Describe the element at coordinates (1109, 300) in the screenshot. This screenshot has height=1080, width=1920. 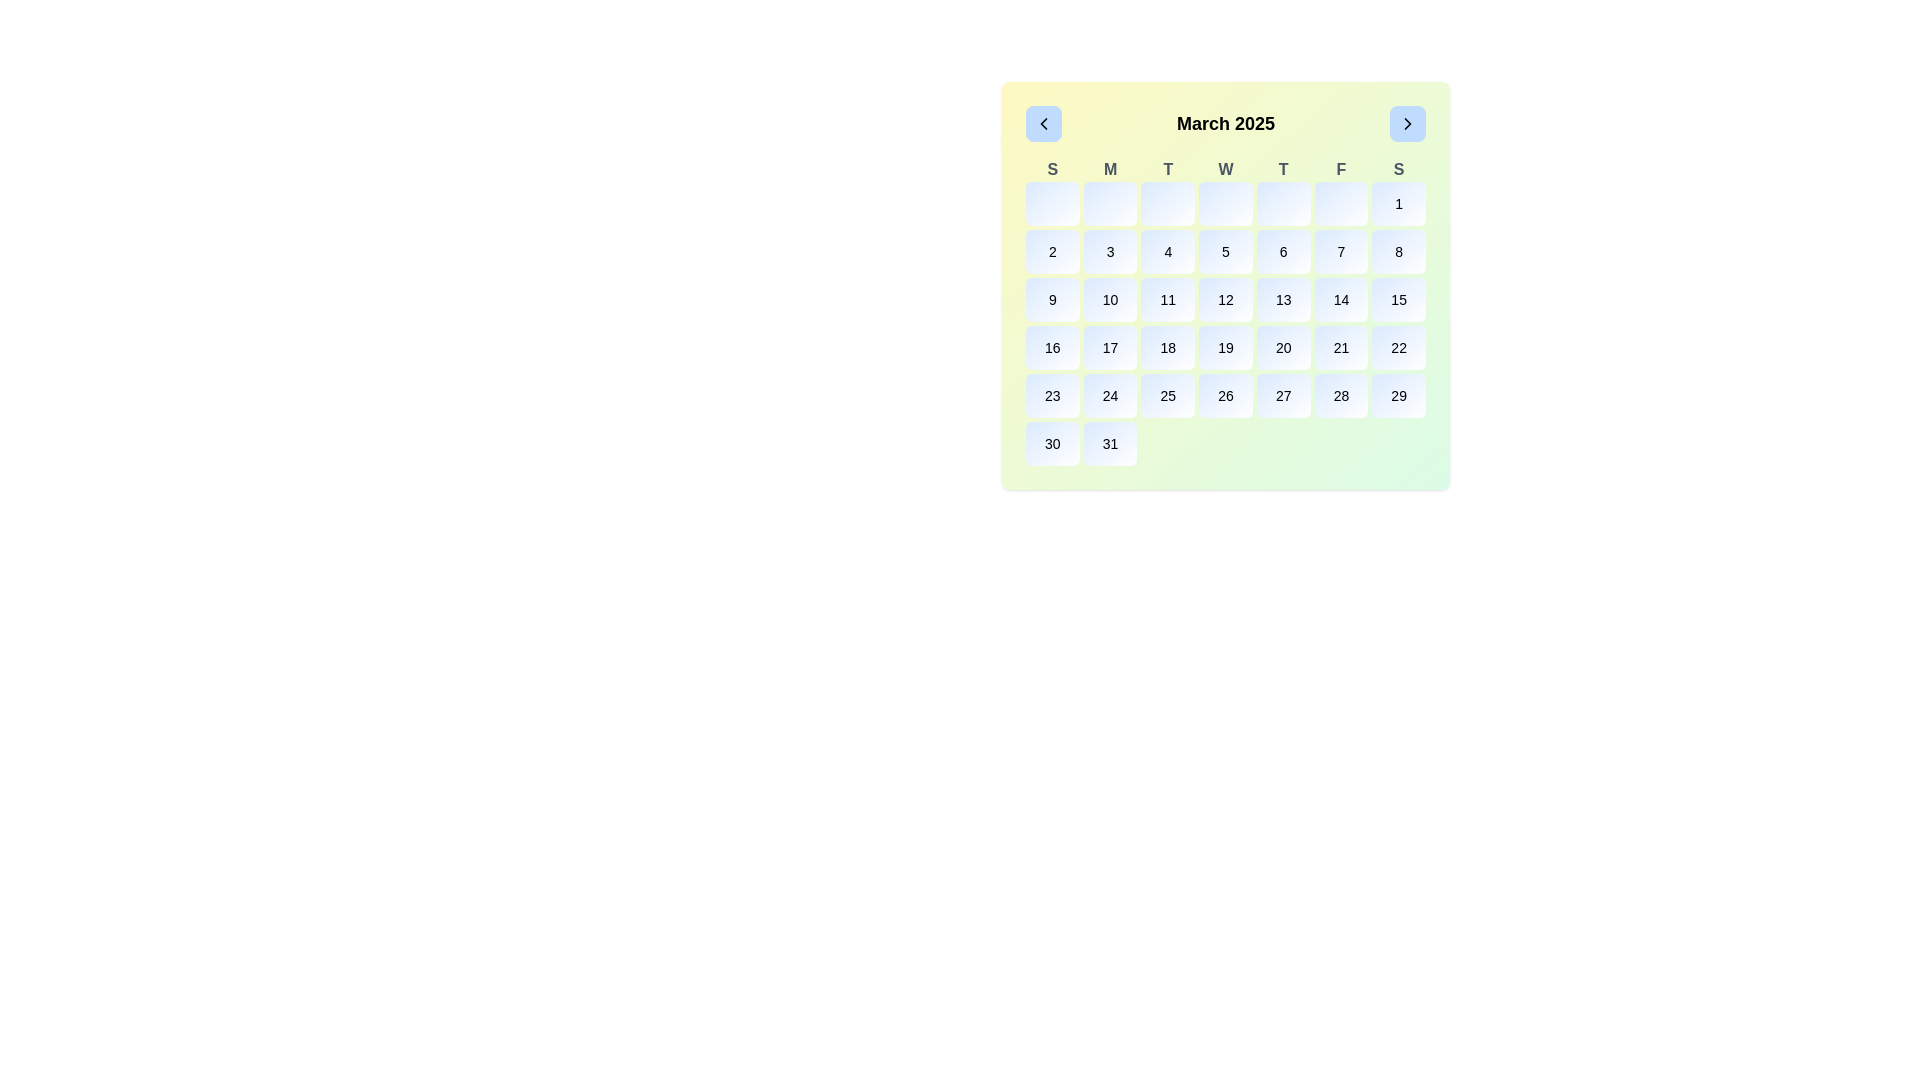
I see `the rounded rectangular button displaying the number '10'` at that location.